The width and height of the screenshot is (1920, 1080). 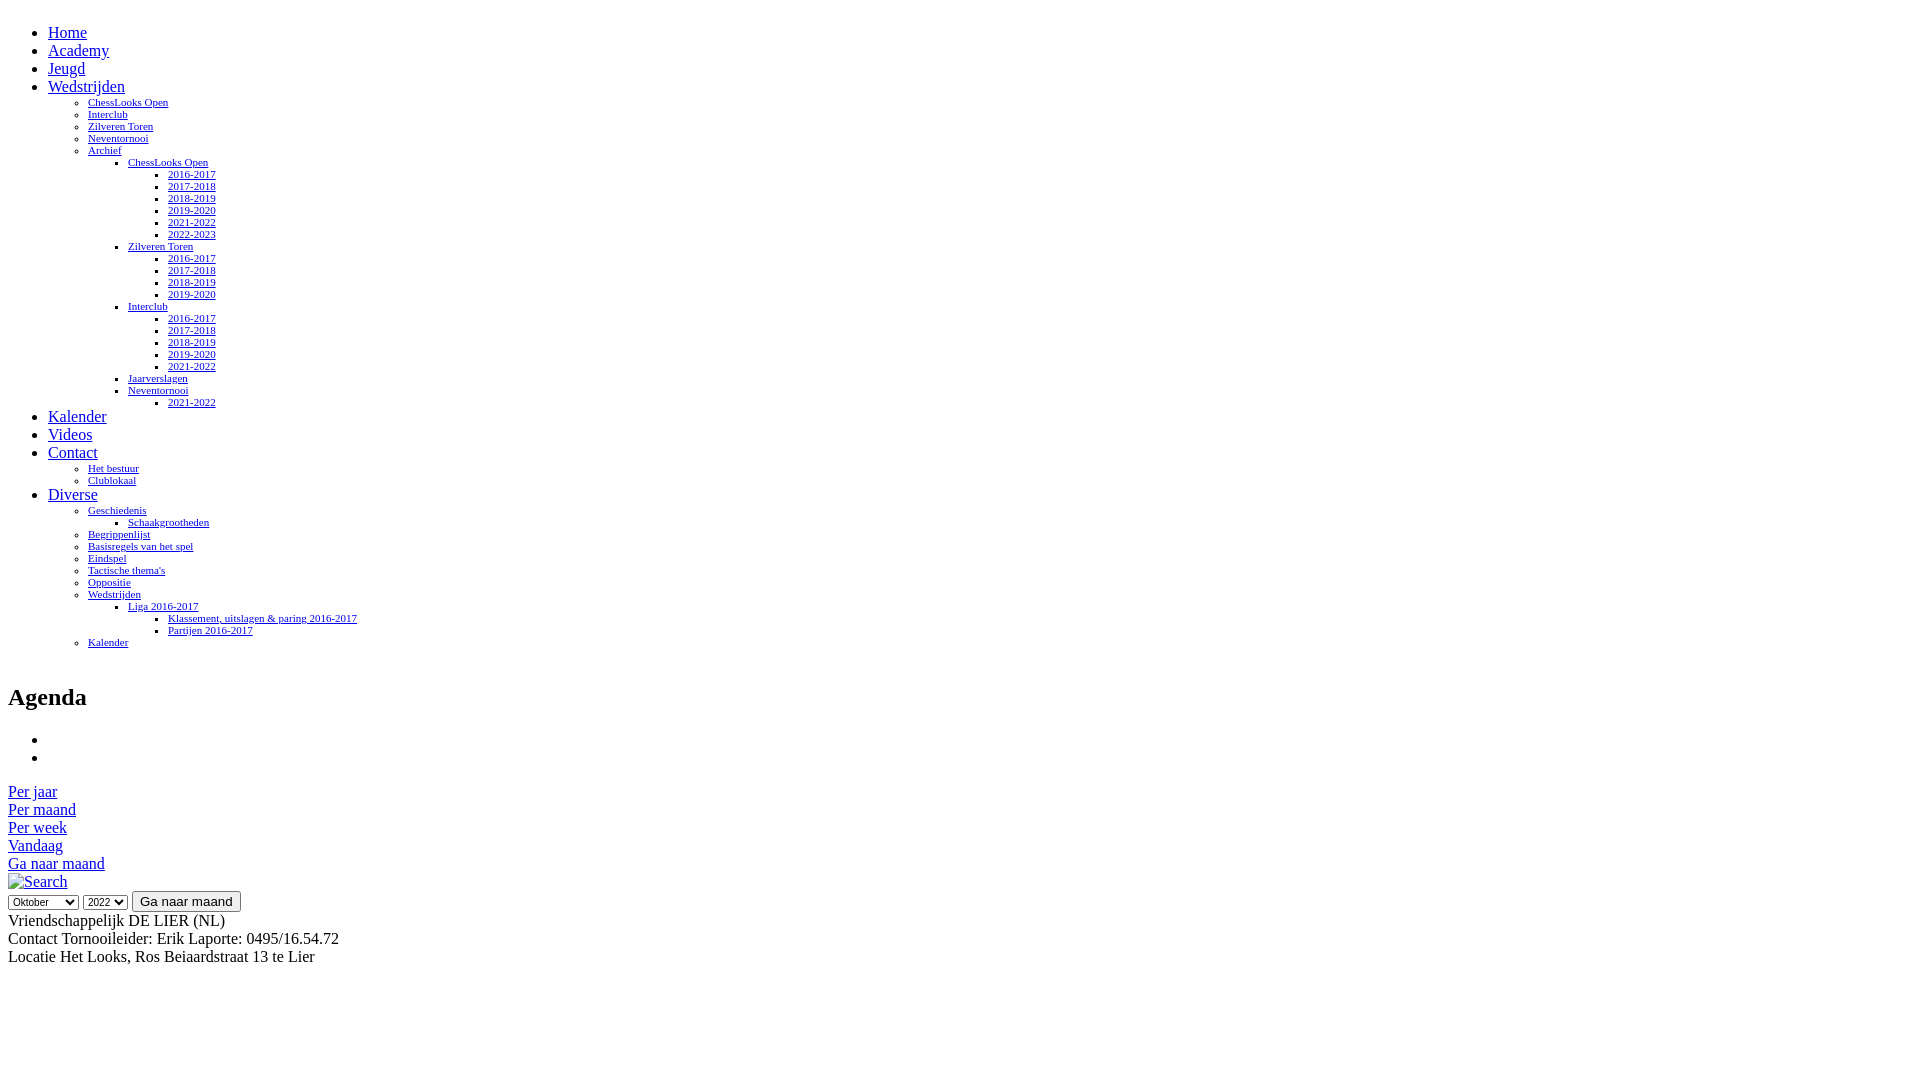 What do you see at coordinates (112, 467) in the screenshot?
I see `'Het bestuur'` at bounding box center [112, 467].